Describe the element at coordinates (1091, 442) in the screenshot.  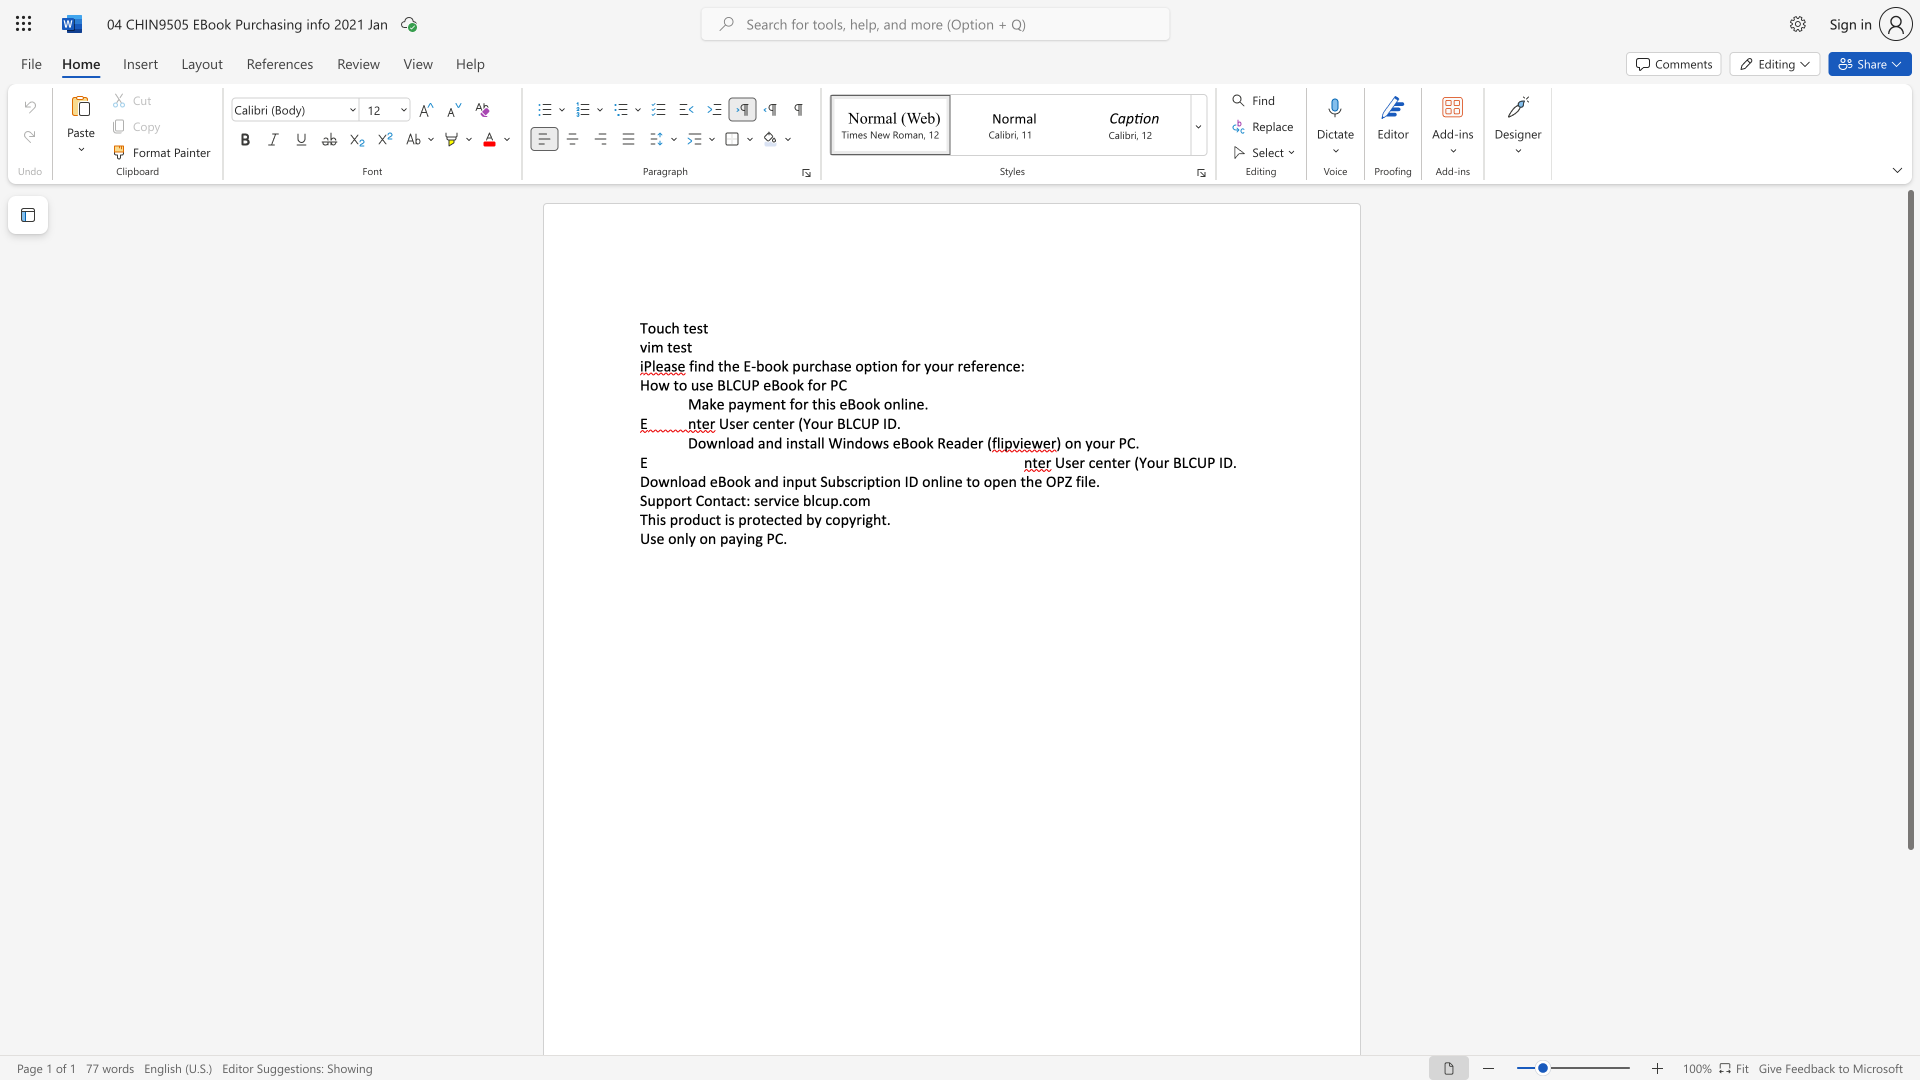
I see `the subset text "our" within the text ") on your PC."` at that location.